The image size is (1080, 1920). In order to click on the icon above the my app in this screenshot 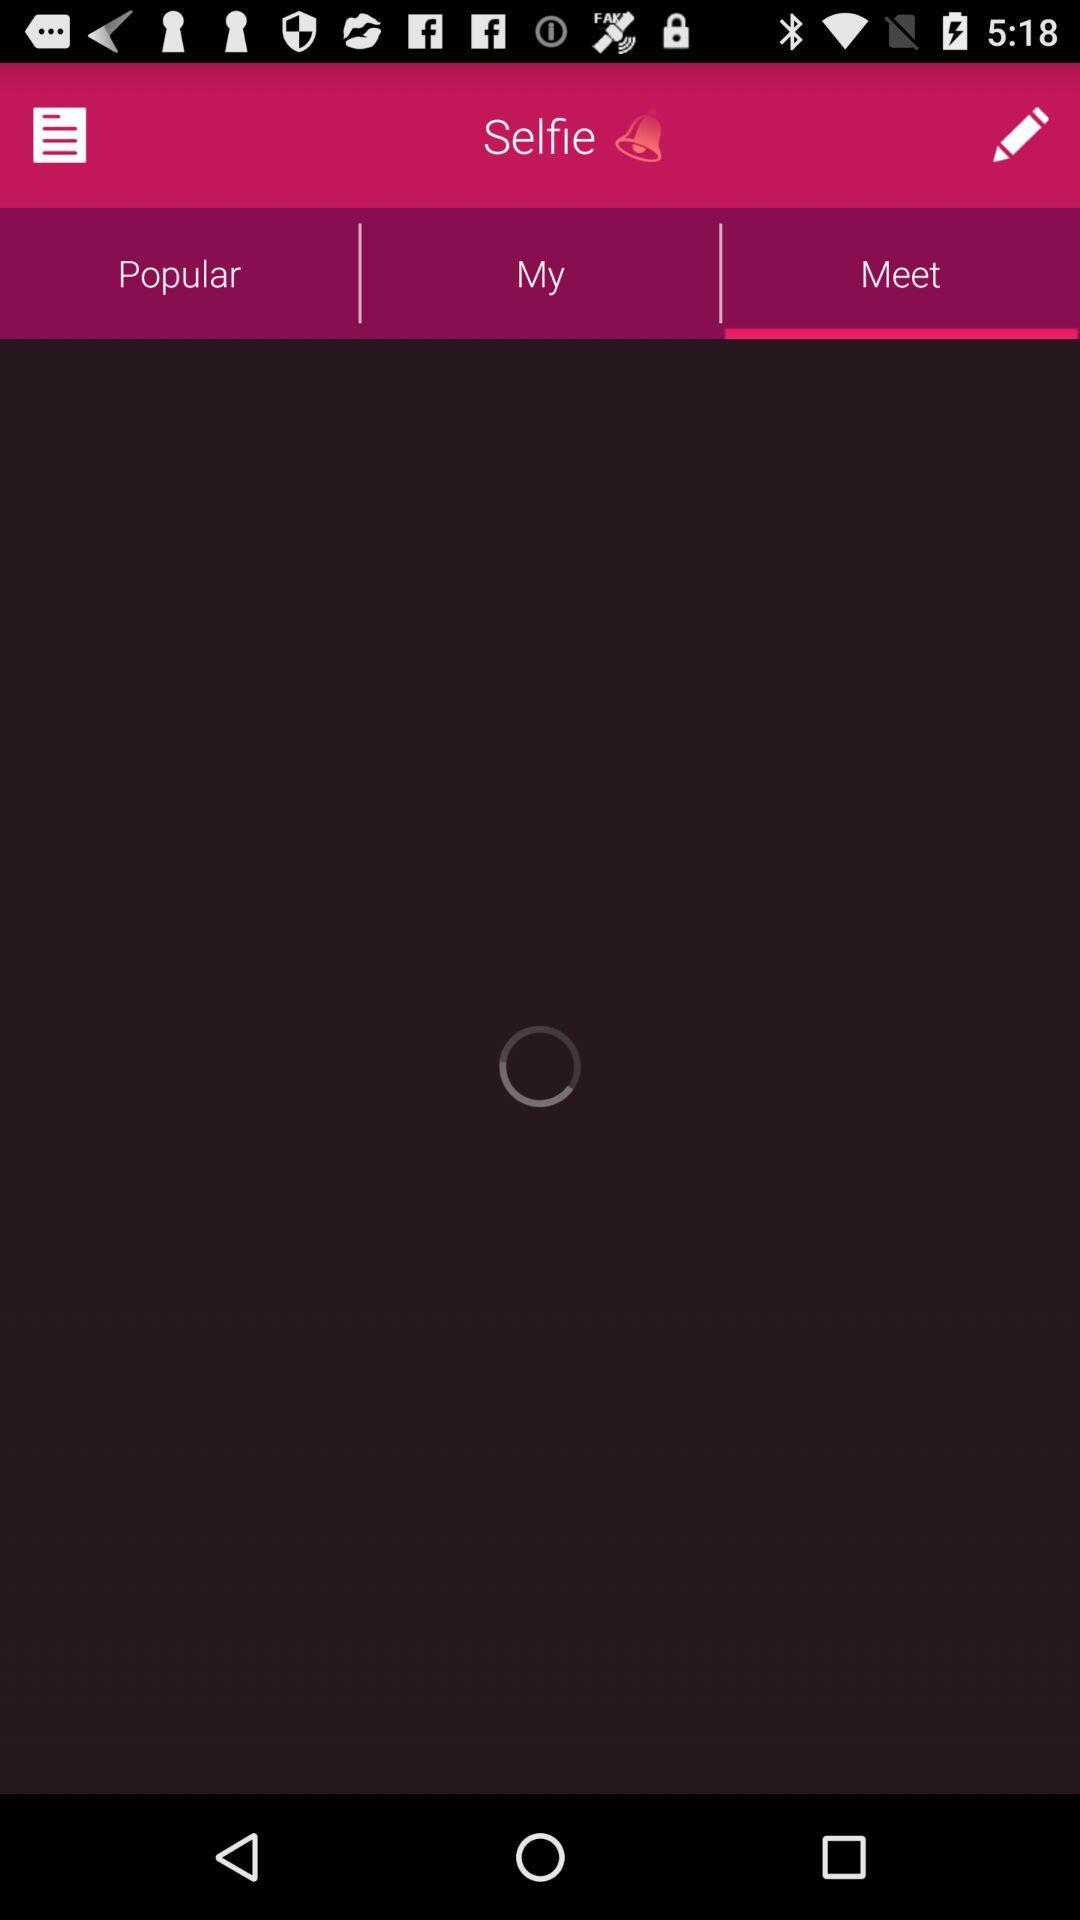, I will do `click(646, 134)`.